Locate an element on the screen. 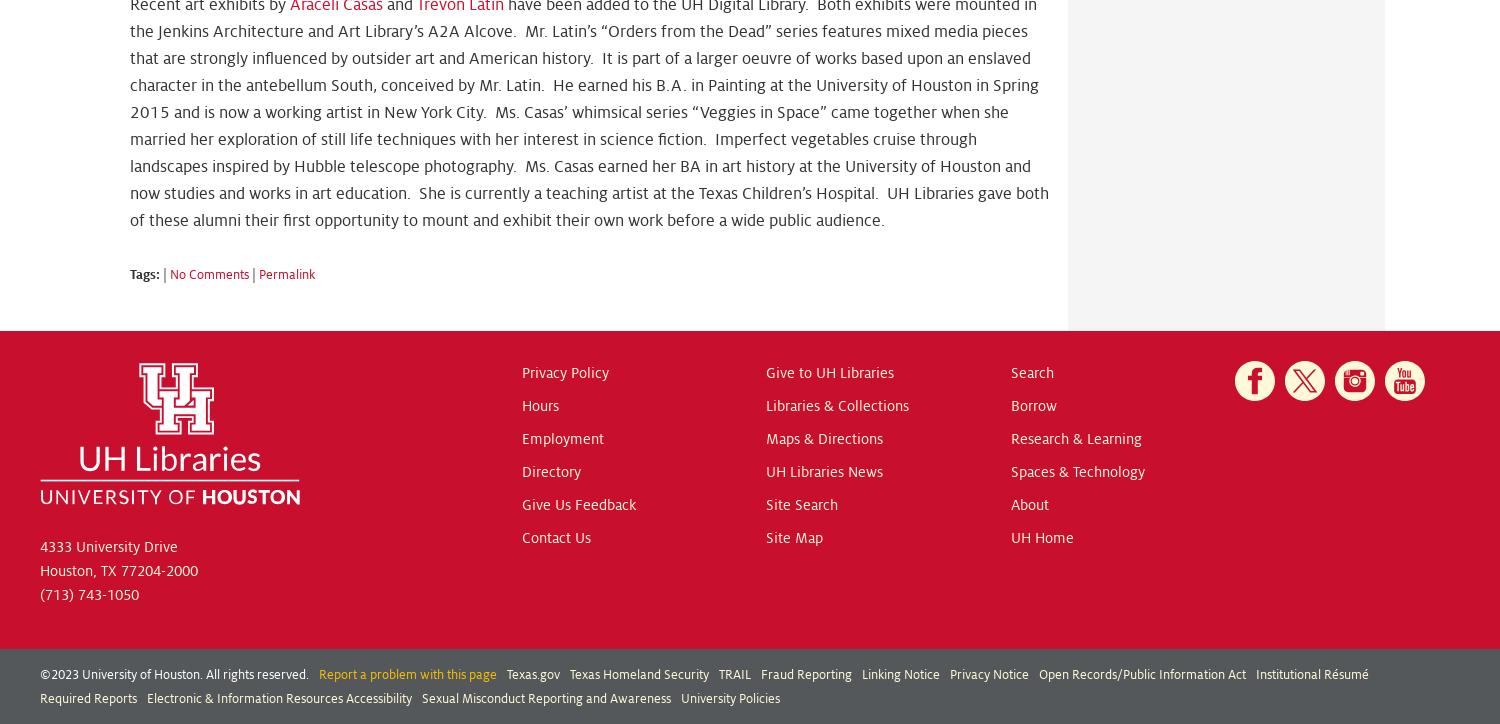 The height and width of the screenshot is (724, 1500). 'Required Reports' is located at coordinates (40, 697).